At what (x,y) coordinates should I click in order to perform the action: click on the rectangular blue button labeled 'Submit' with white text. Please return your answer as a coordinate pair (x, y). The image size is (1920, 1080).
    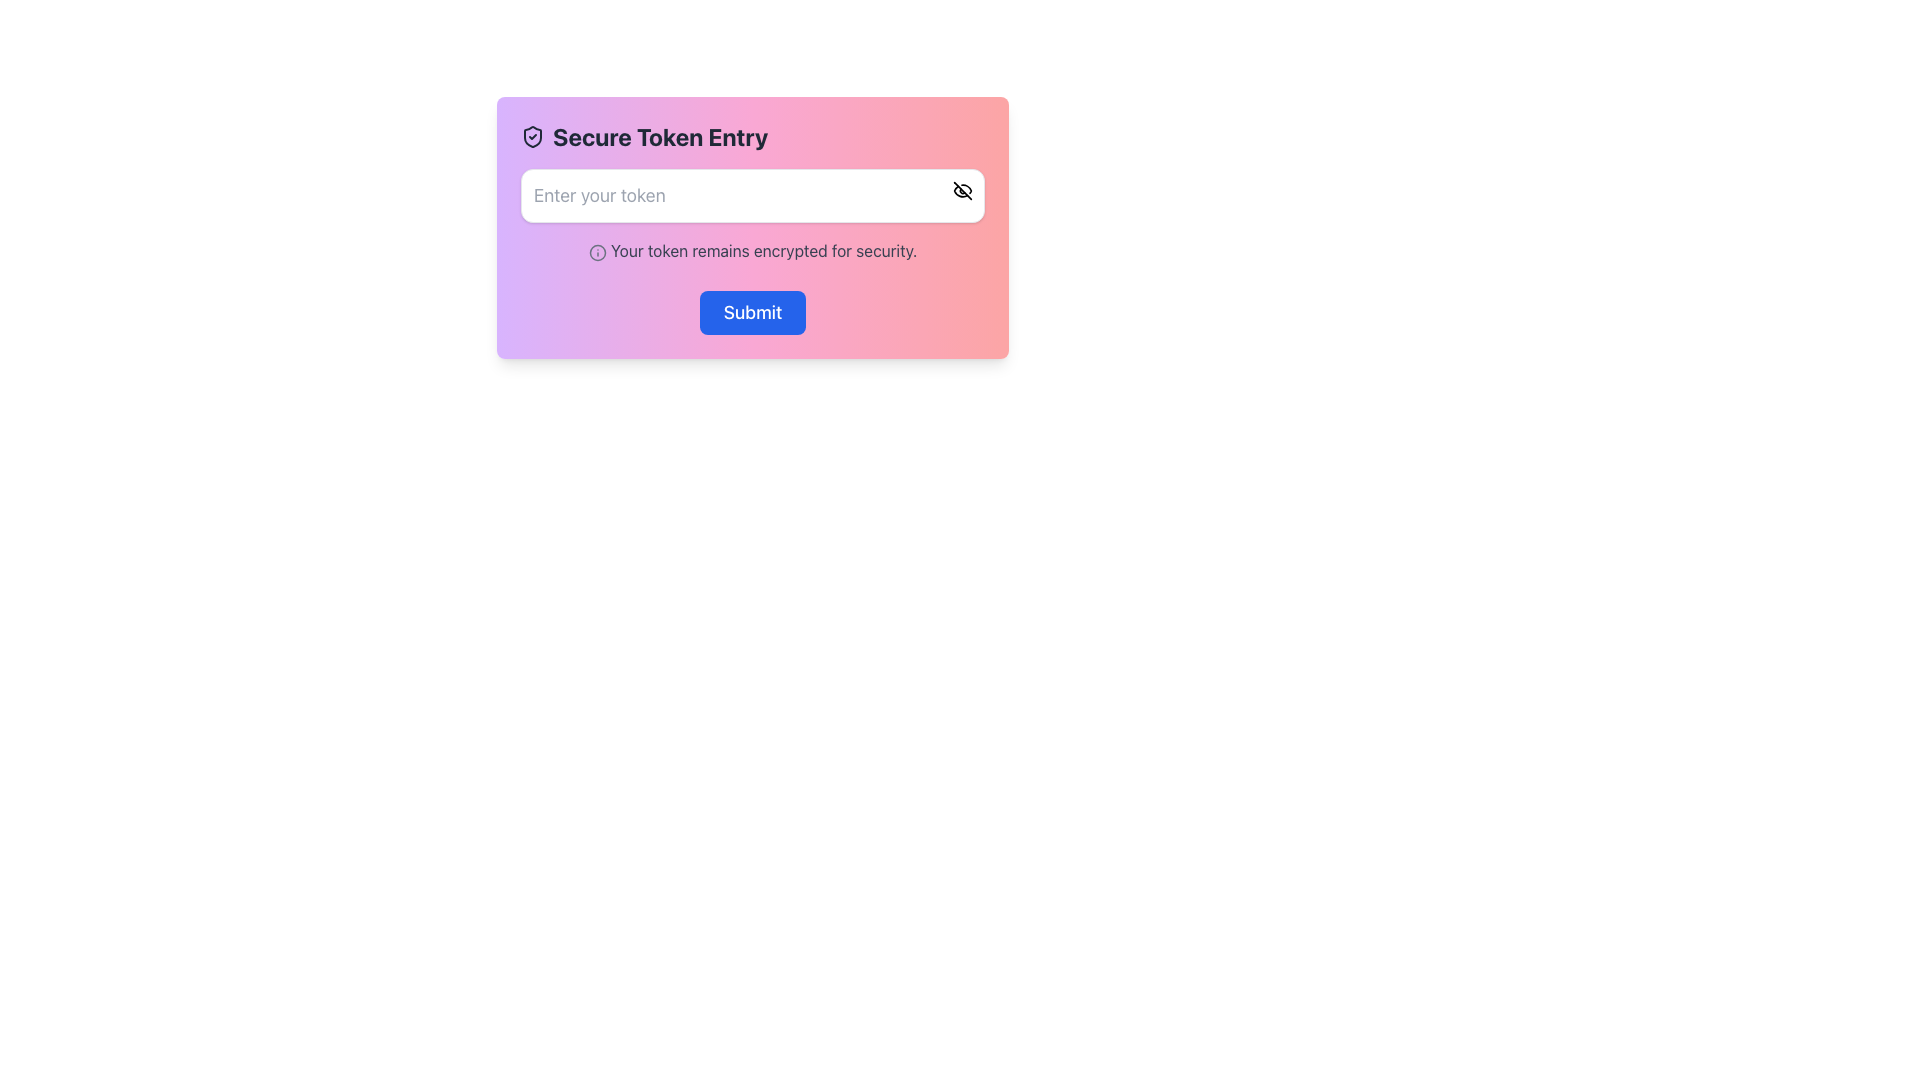
    Looking at the image, I should click on (752, 312).